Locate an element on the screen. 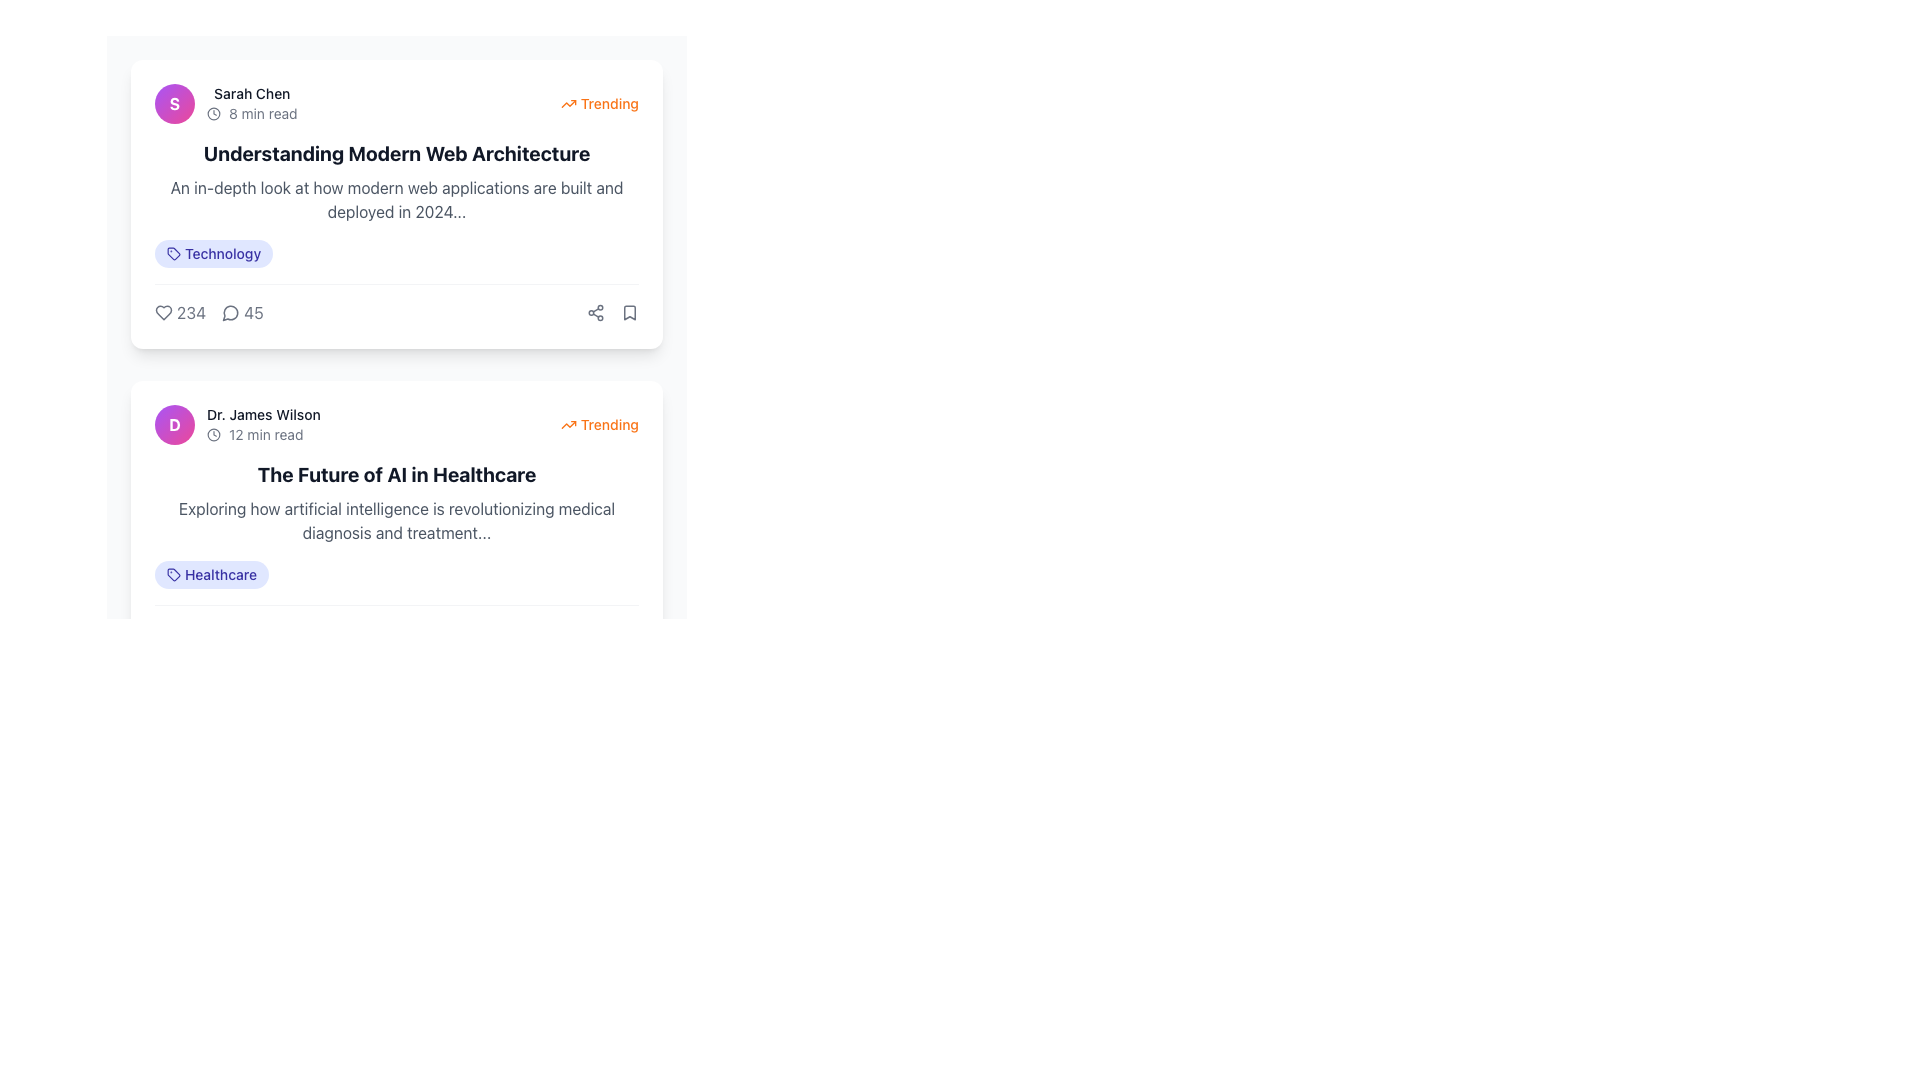  the icon positioned to the left of the 'Healthcare' label, which represents a category associated with the article titled 'The Future of AI in Healthcare' is located at coordinates (173, 574).